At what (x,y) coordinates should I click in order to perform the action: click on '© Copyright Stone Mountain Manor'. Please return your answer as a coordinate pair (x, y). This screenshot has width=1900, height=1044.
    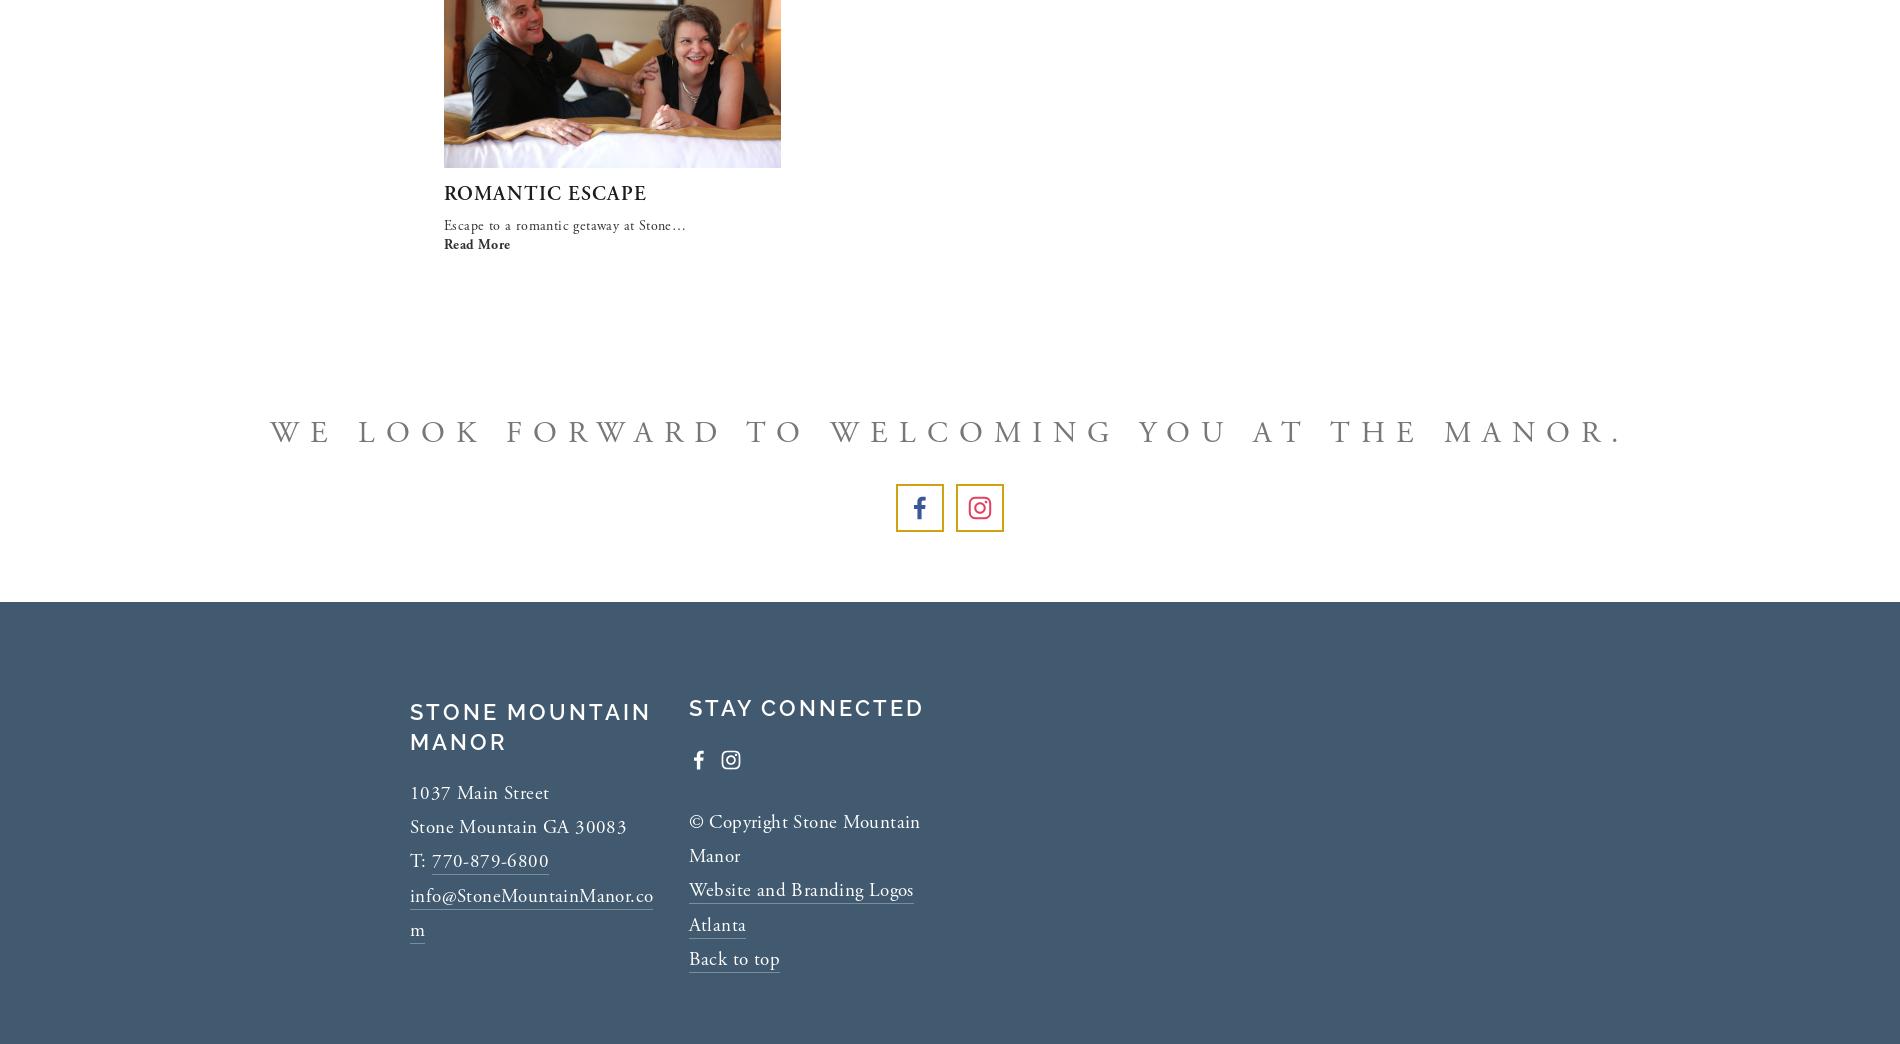
    Looking at the image, I should click on (803, 838).